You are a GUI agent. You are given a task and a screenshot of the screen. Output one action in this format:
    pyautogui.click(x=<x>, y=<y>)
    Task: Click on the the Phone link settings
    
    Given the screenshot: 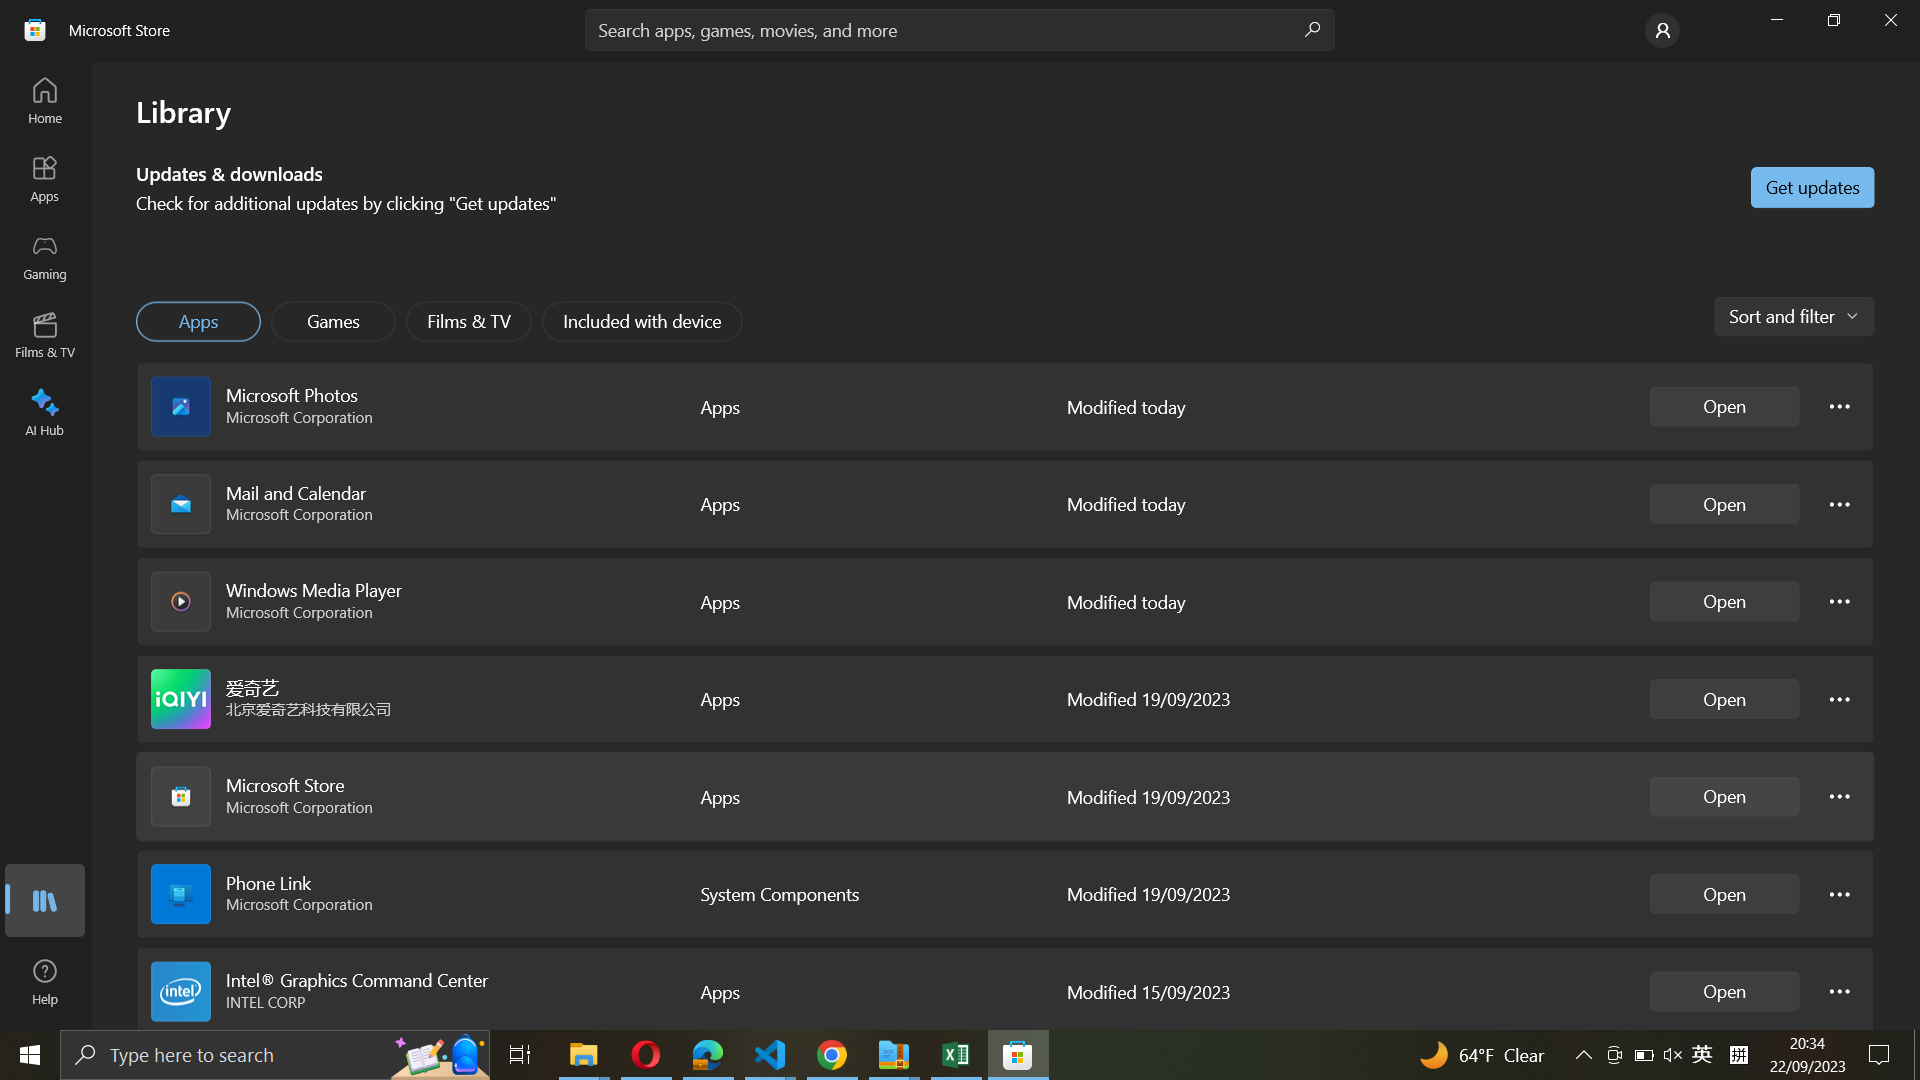 What is the action you would take?
    pyautogui.click(x=1840, y=892)
    